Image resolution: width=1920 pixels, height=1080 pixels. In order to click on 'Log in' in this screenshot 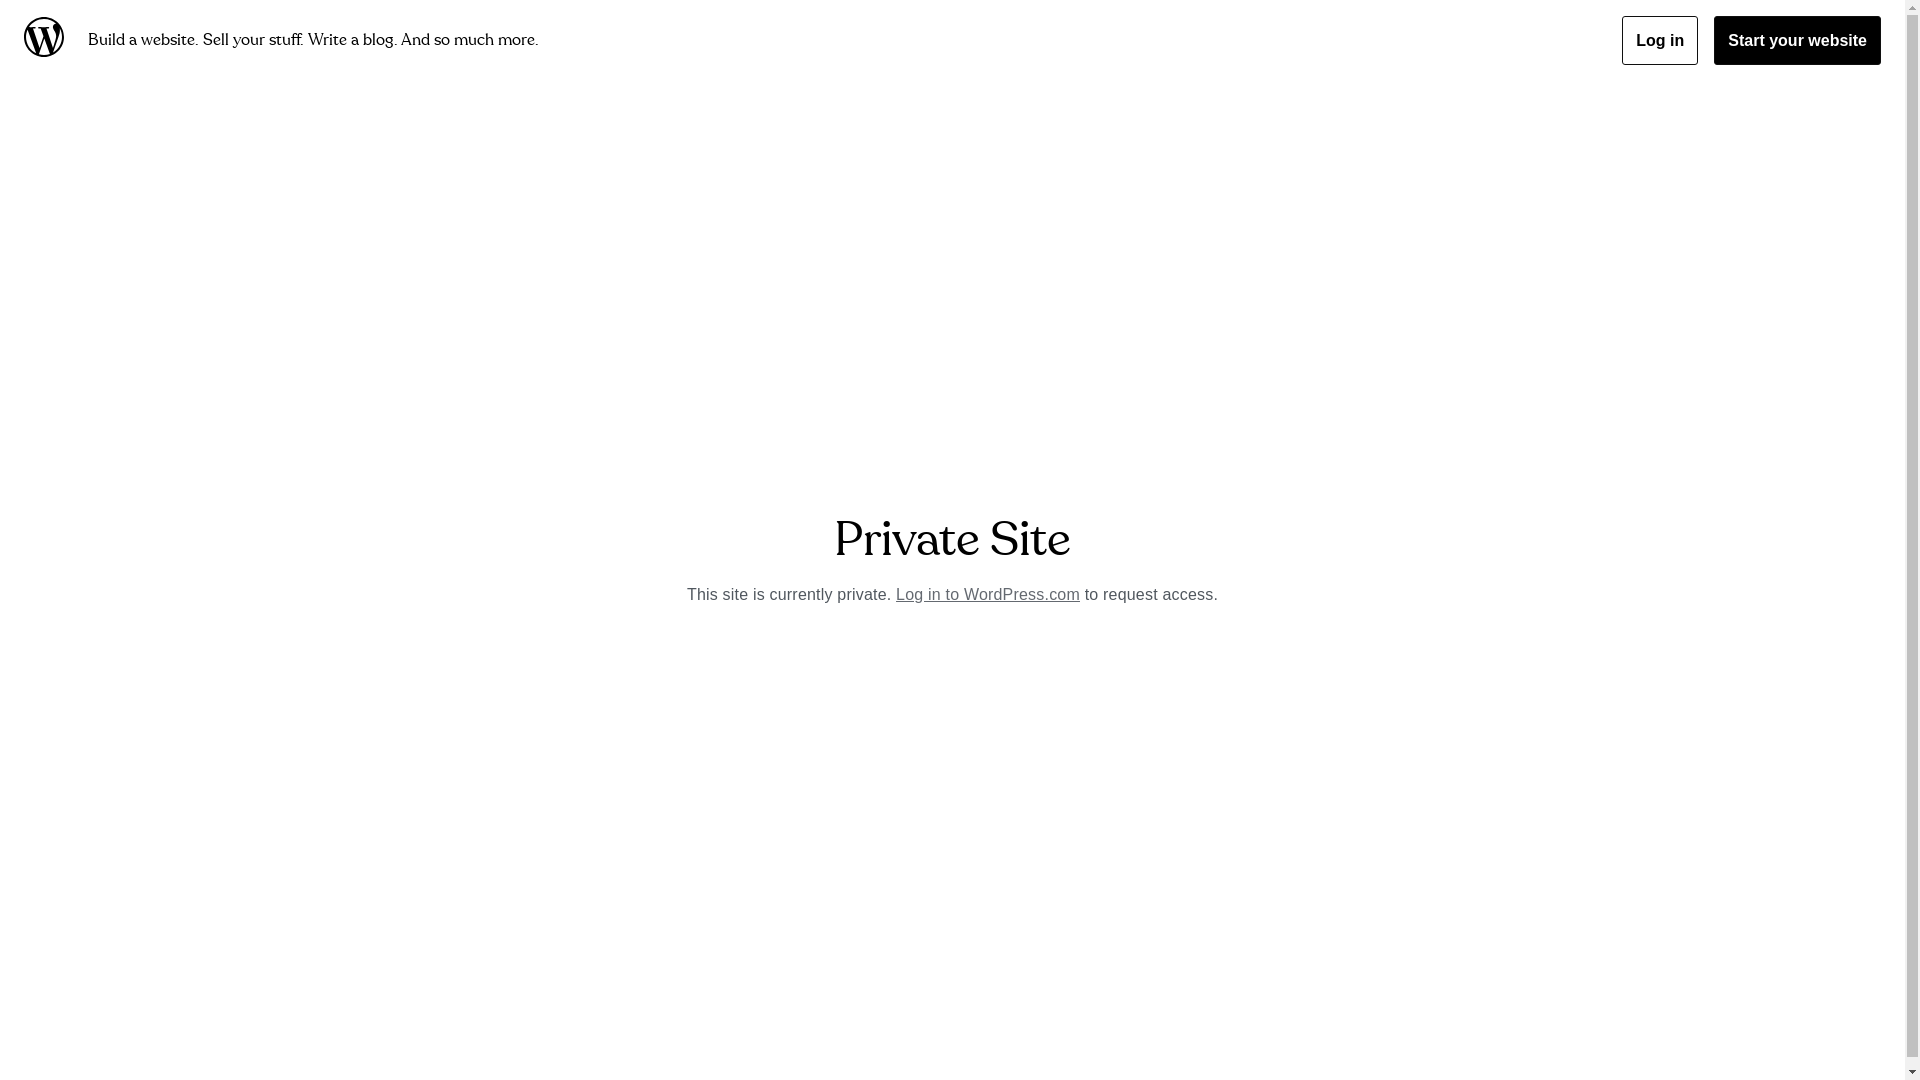, I will do `click(1622, 40)`.